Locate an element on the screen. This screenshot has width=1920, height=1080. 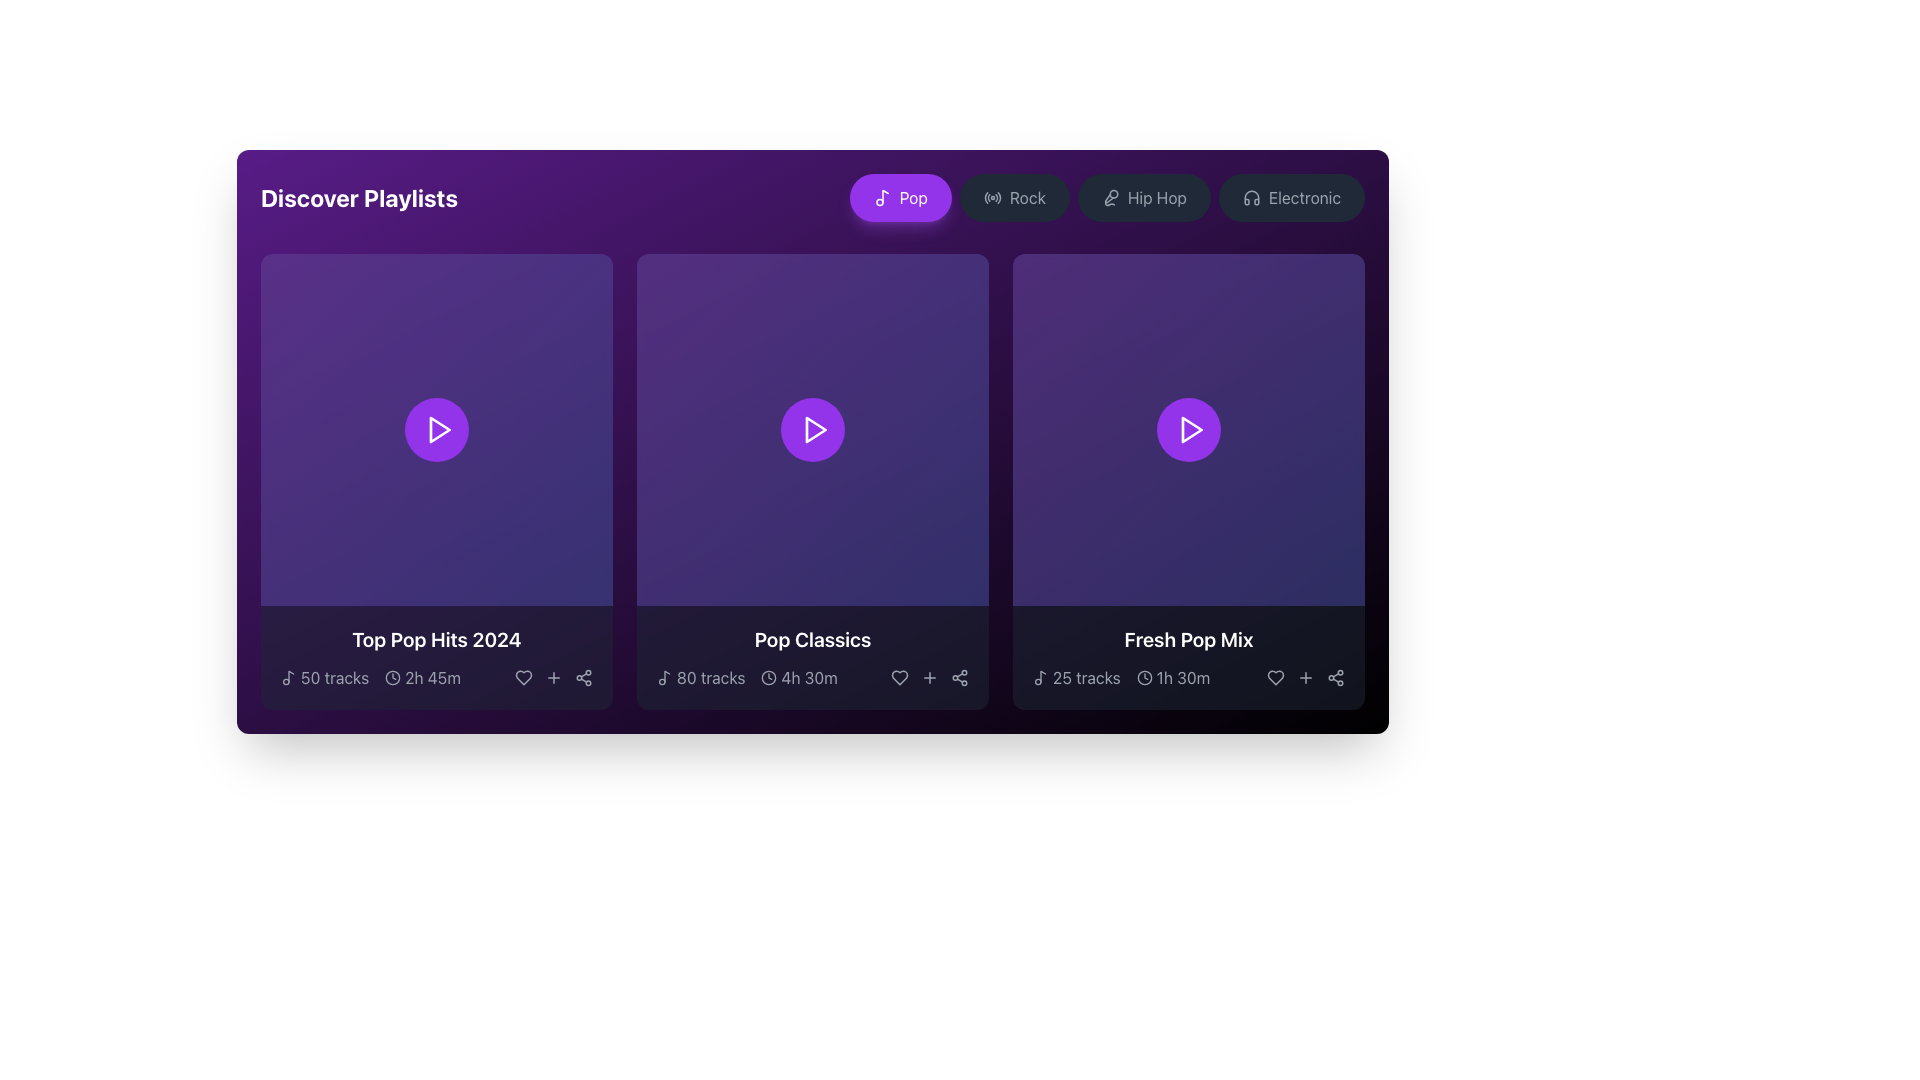
the heart icon button, which is styled with a thin outlined design and is used to symbolize favorite actions is located at coordinates (523, 677).